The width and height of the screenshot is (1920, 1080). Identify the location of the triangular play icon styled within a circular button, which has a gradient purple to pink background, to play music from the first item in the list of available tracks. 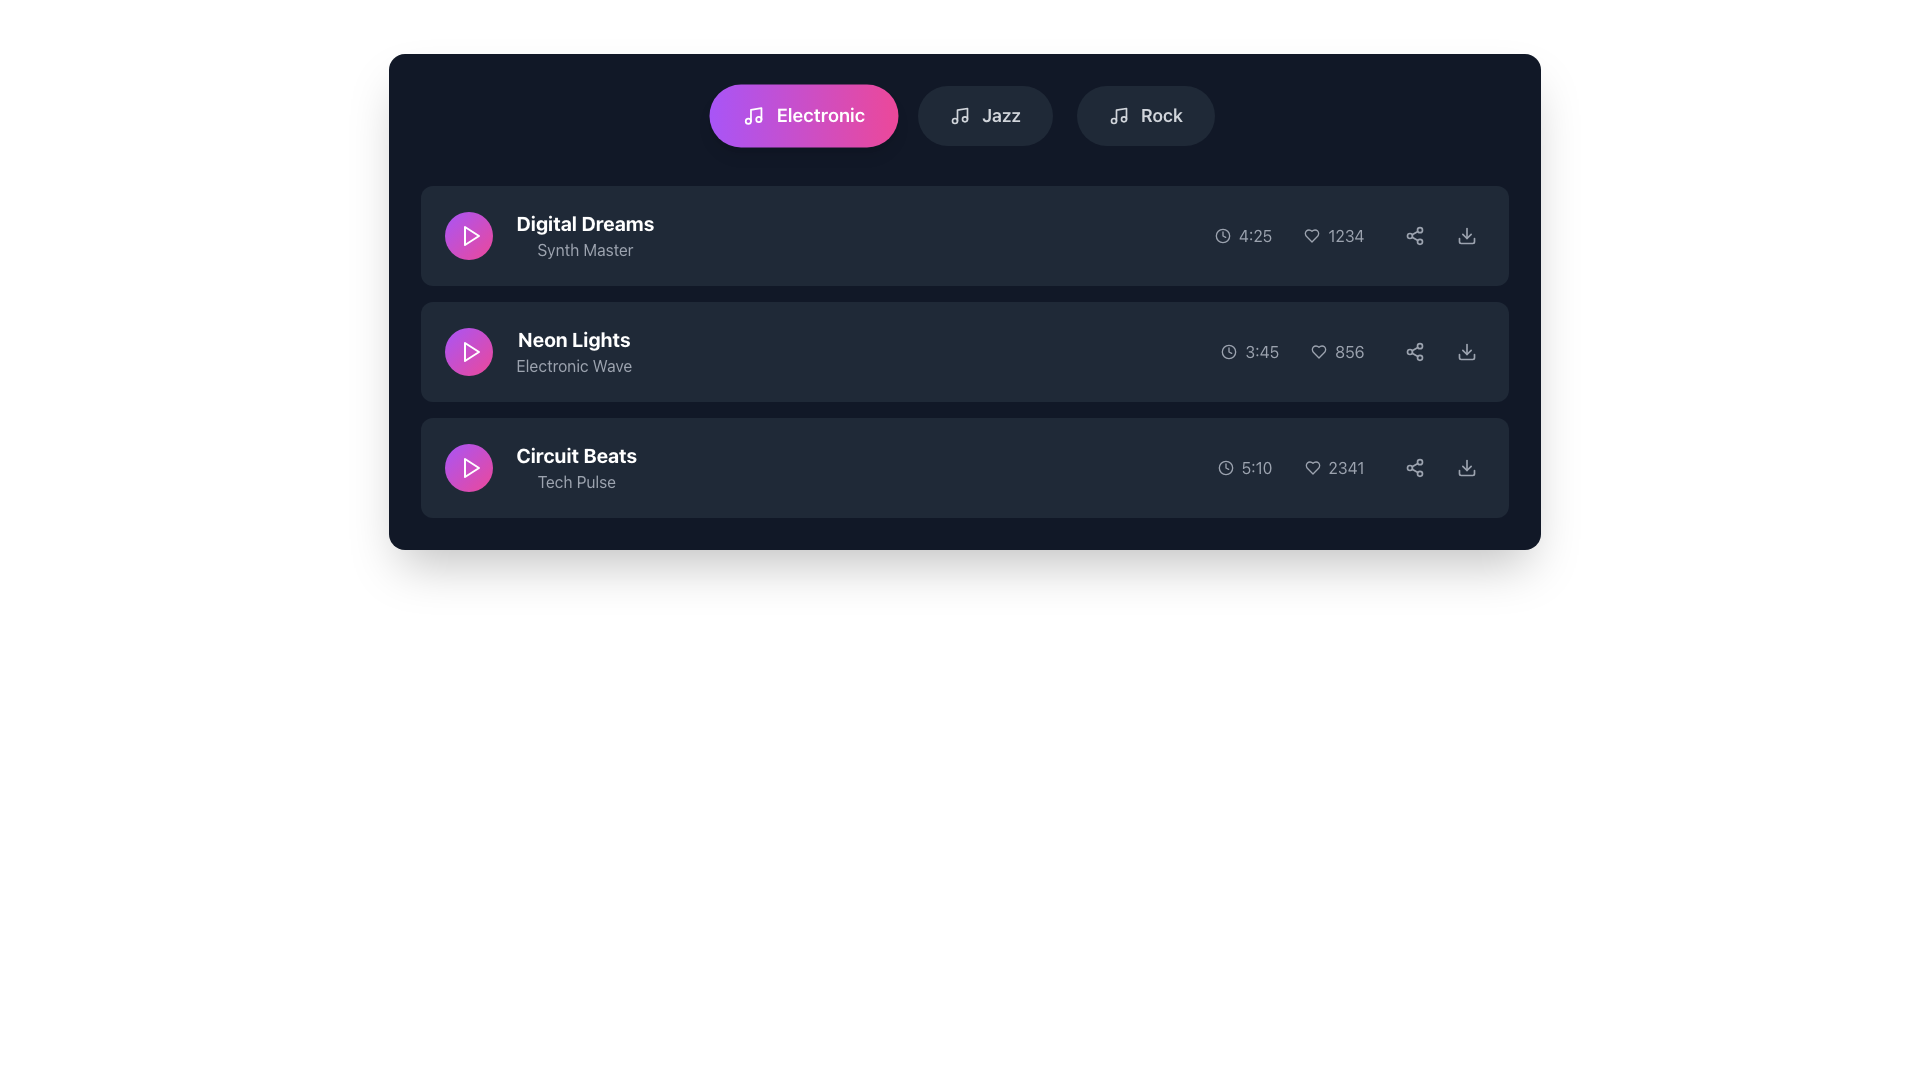
(469, 234).